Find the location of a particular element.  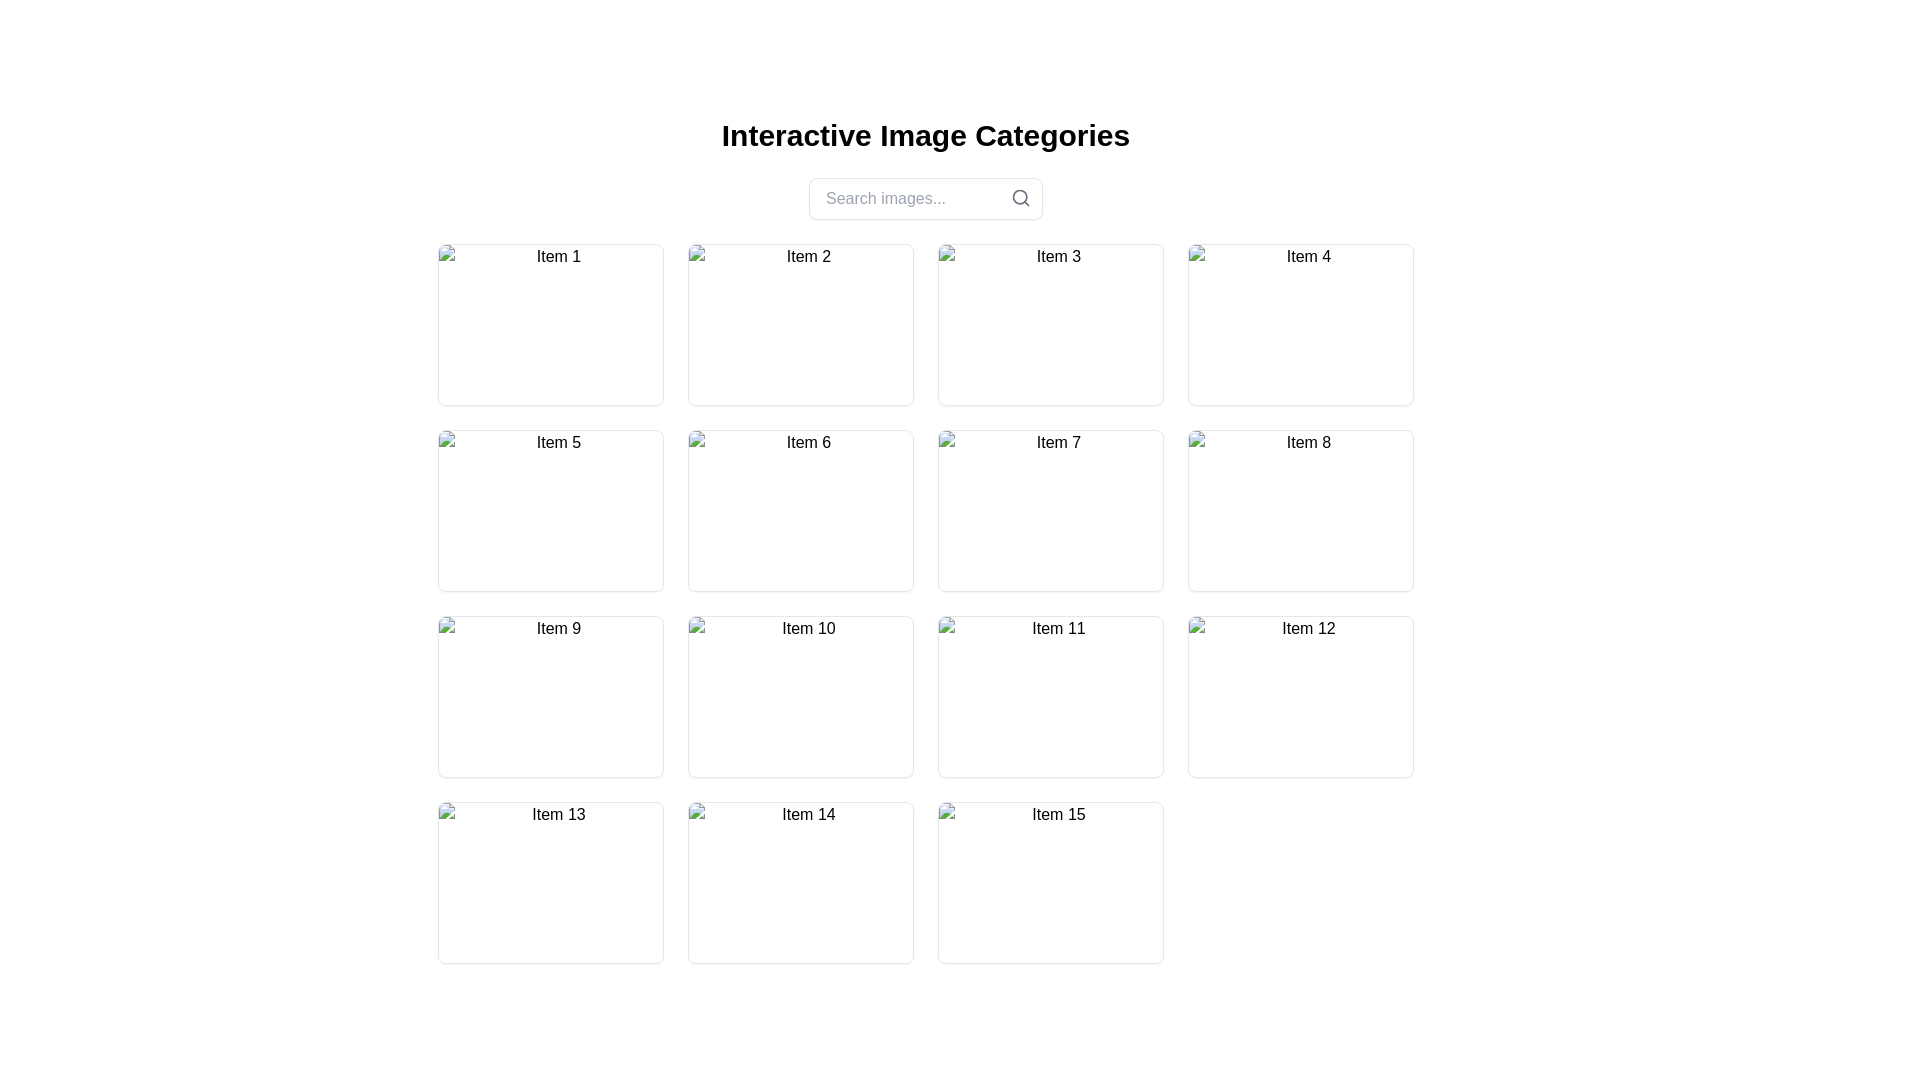

the image labeled 'Item 8' is located at coordinates (1300, 509).